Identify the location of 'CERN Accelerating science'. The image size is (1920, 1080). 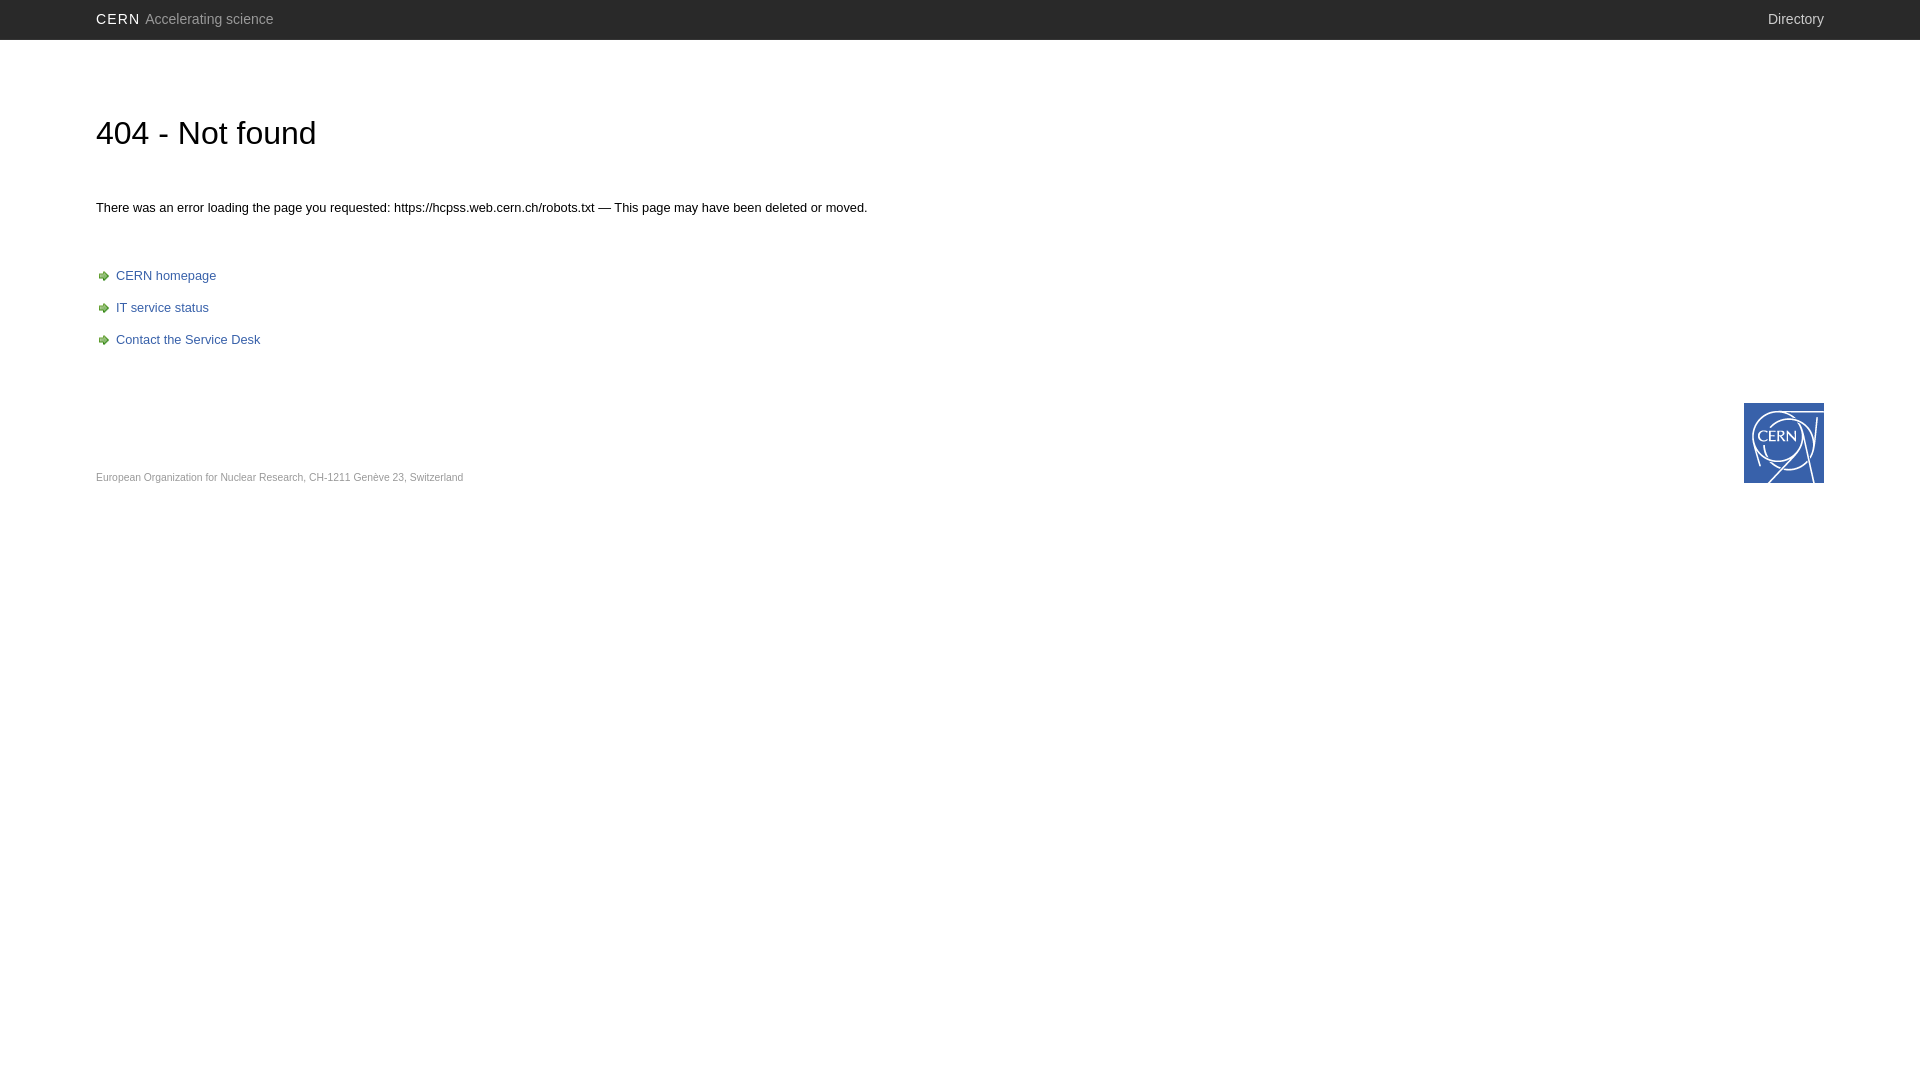
(185, 19).